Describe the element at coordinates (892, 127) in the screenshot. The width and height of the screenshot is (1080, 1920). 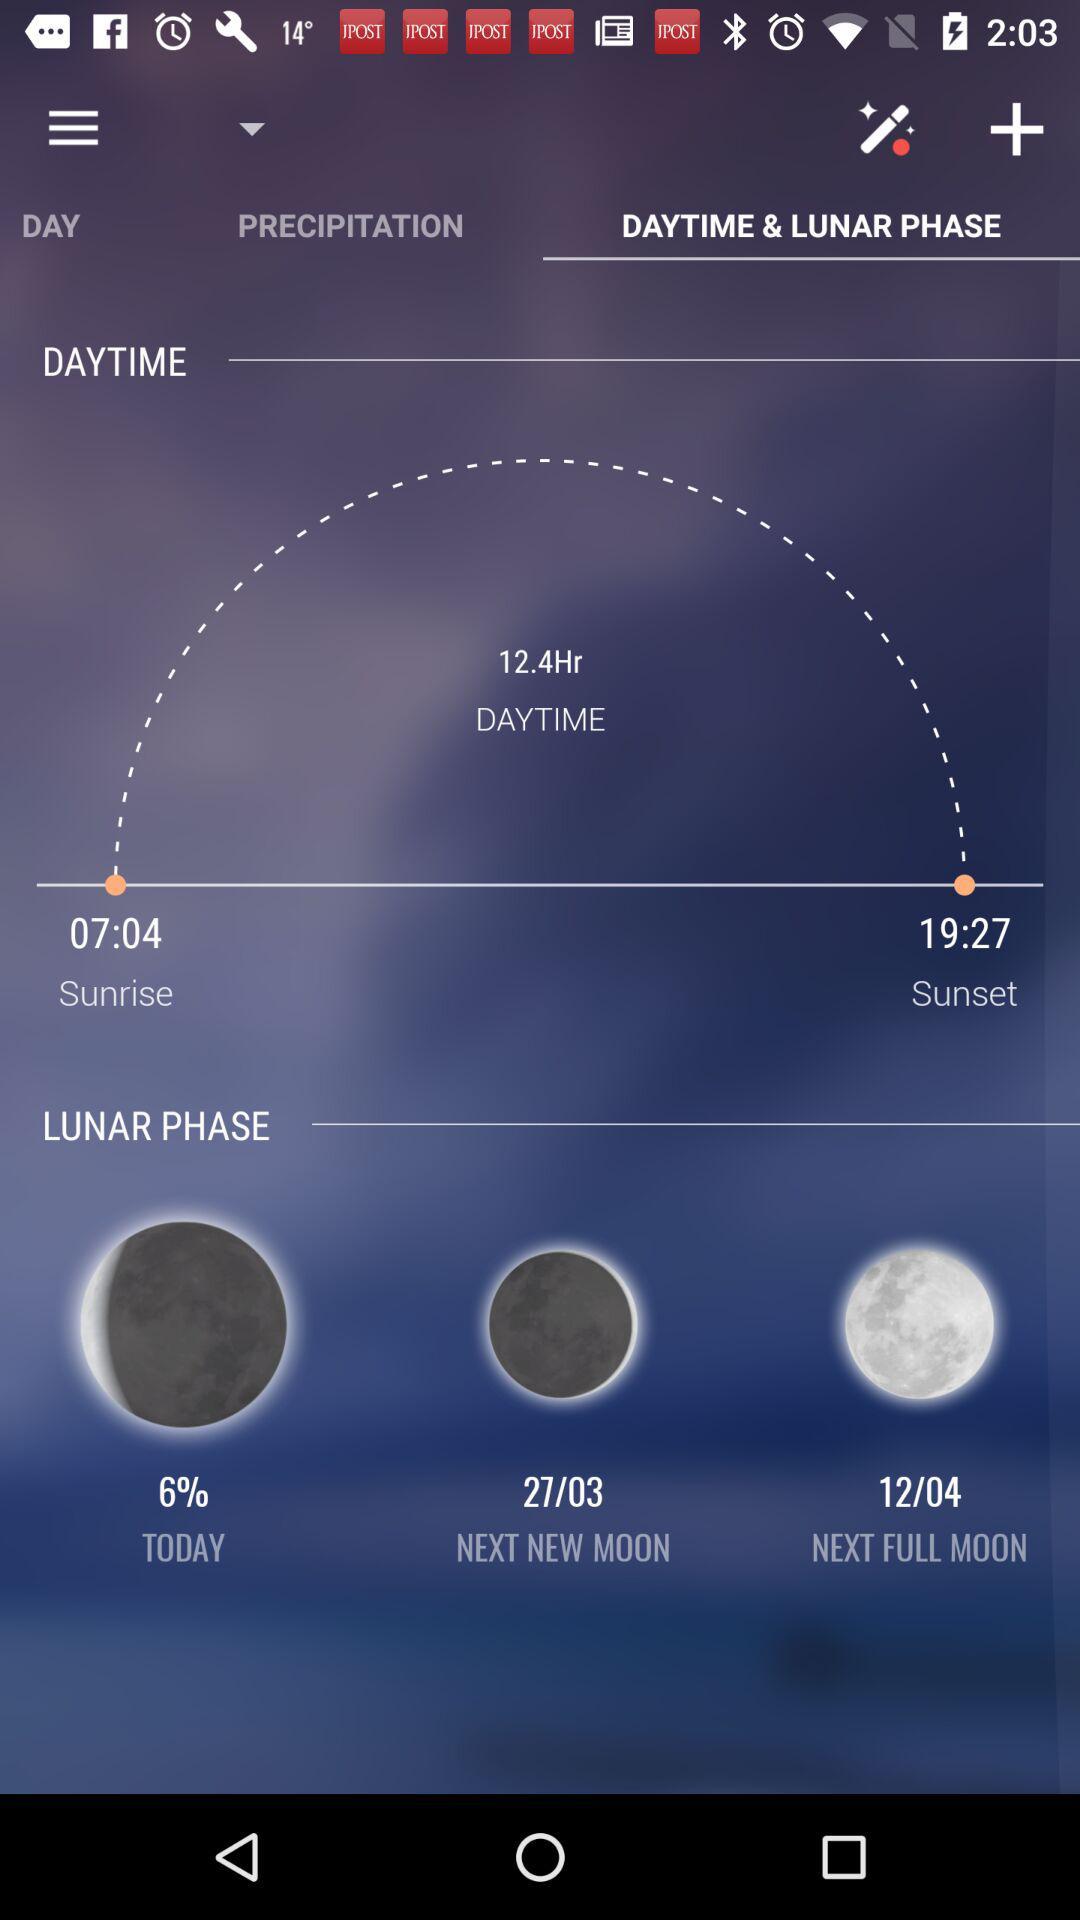
I see `the icon which is above the text daytimelunar phase` at that location.